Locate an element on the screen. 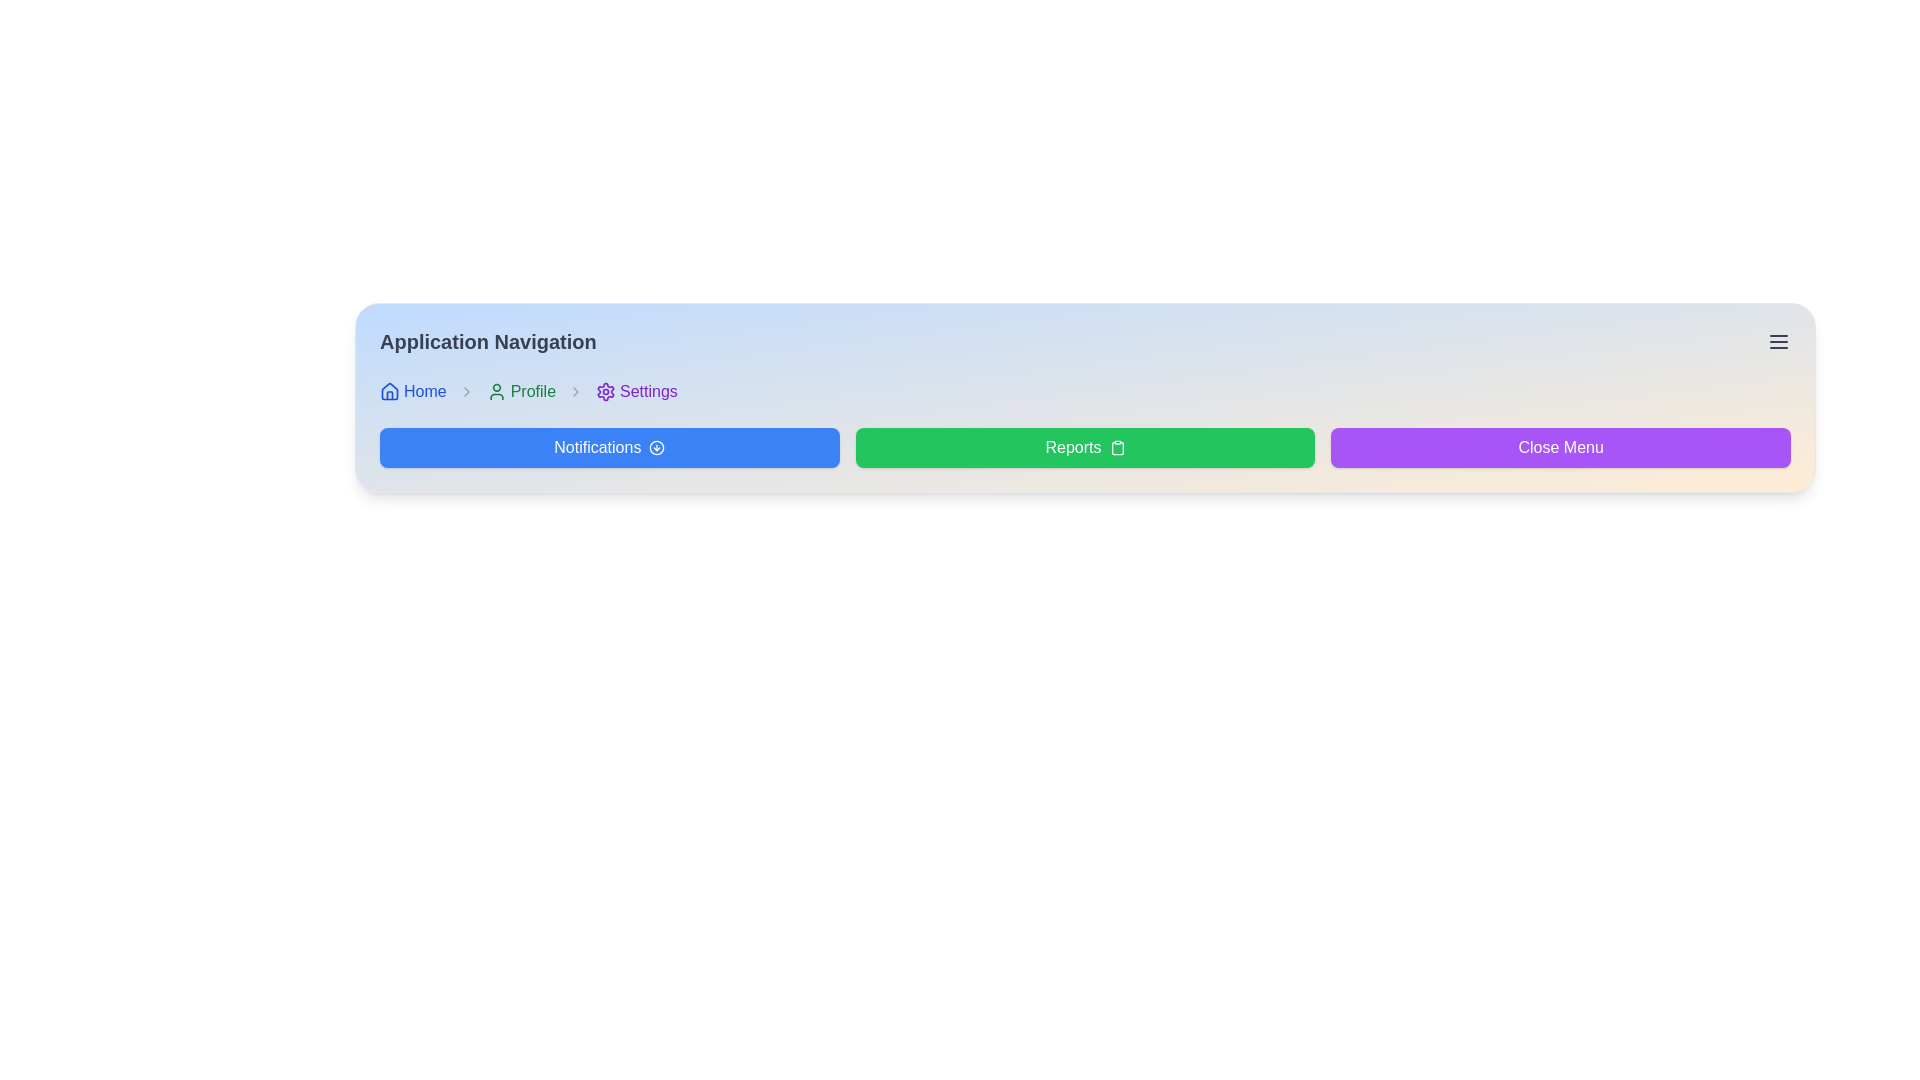 This screenshot has width=1920, height=1080. the second hyperlink in the navigation bar is located at coordinates (521, 392).